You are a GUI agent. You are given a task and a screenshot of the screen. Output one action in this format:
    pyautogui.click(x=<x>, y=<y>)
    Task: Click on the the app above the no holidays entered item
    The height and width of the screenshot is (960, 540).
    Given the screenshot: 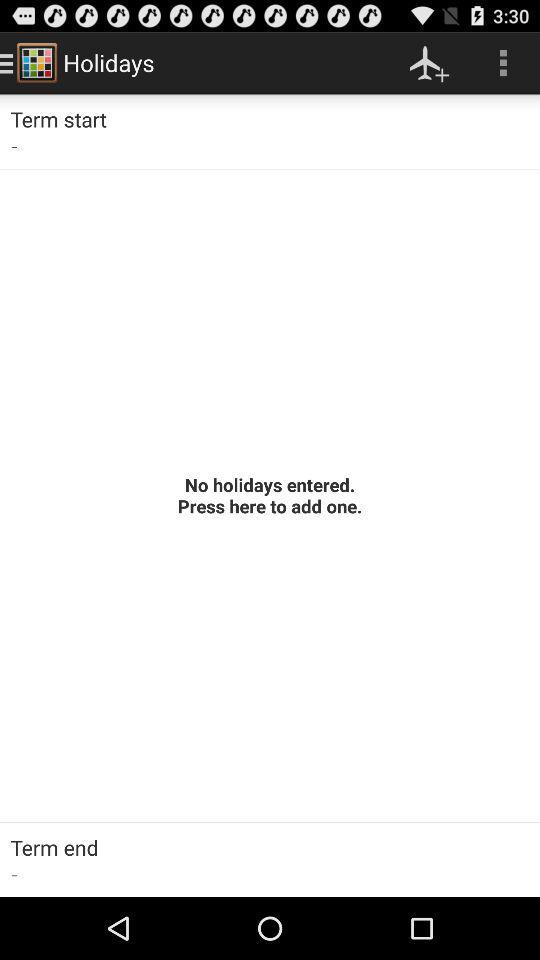 What is the action you would take?
    pyautogui.click(x=502, y=62)
    